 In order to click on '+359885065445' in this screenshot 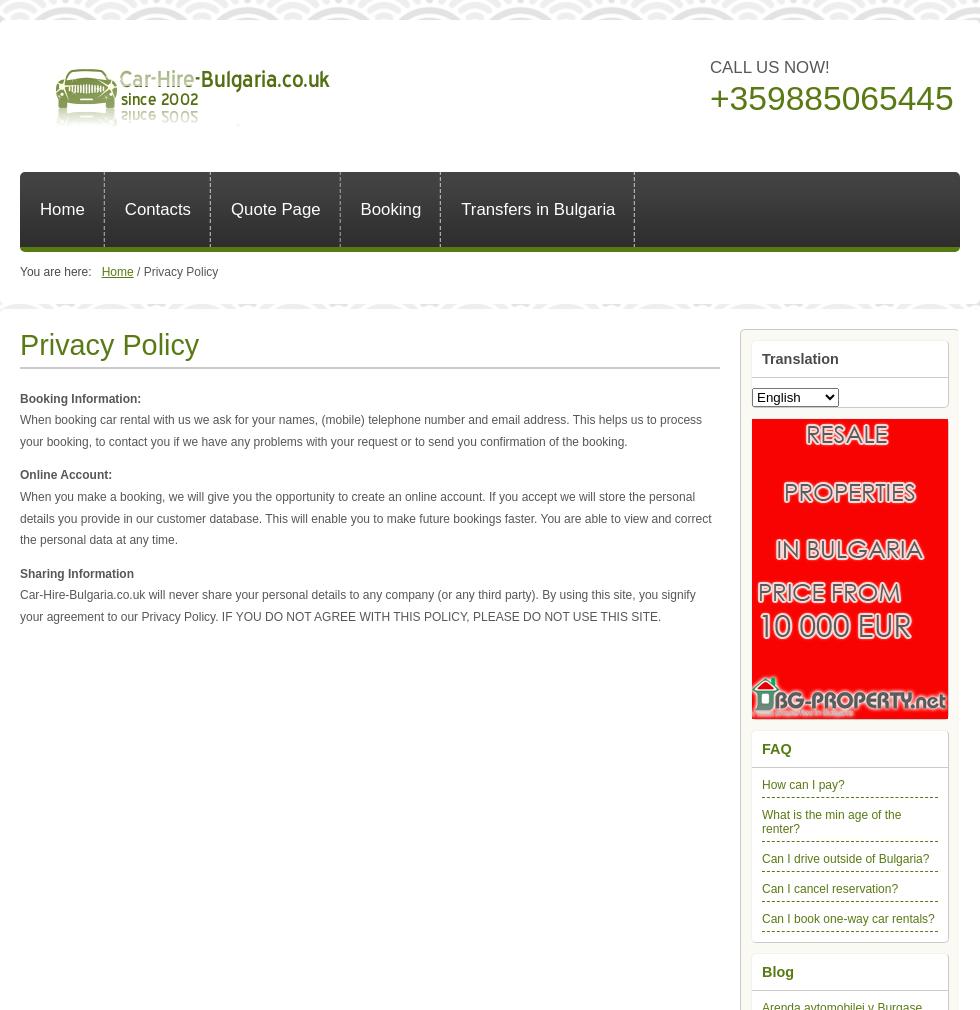, I will do `click(831, 96)`.